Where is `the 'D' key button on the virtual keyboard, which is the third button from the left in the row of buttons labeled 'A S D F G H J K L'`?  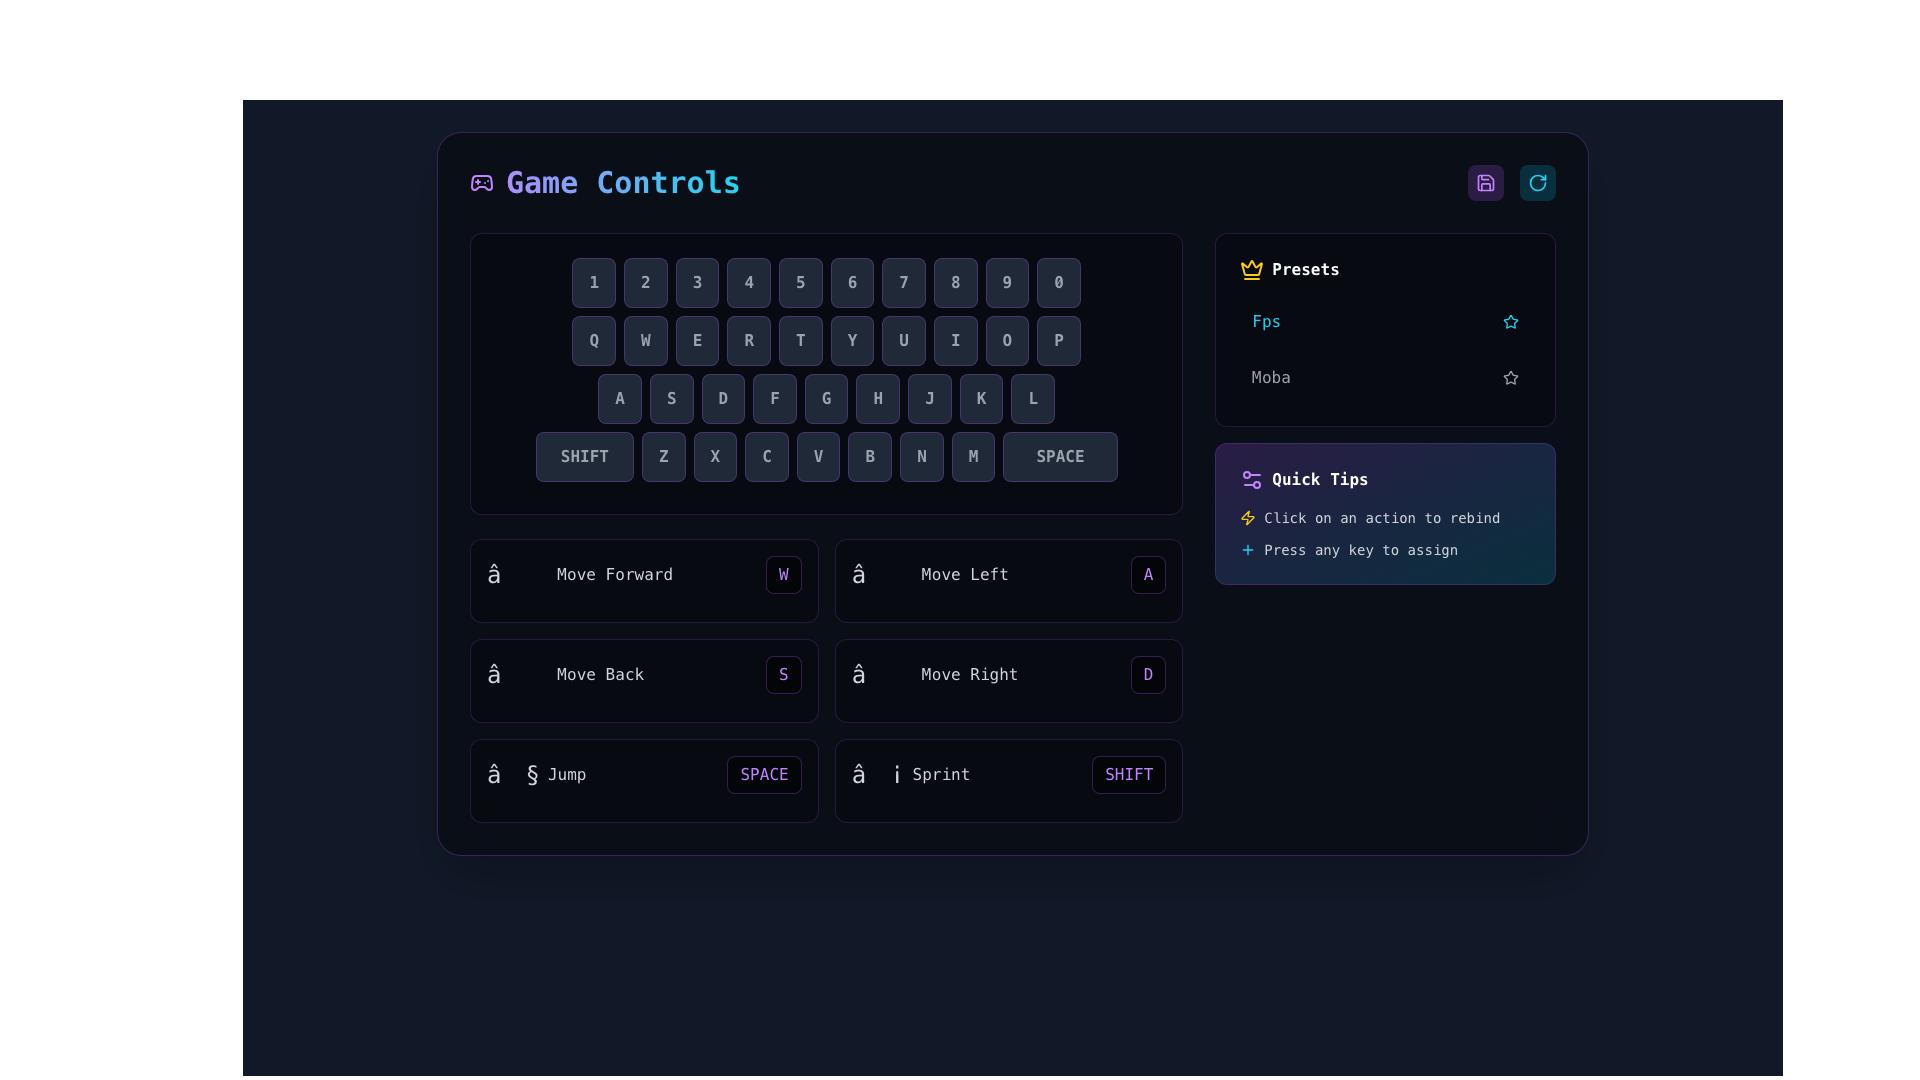 the 'D' key button on the virtual keyboard, which is the third button from the left in the row of buttons labeled 'A S D F G H J K L' is located at coordinates (722, 398).